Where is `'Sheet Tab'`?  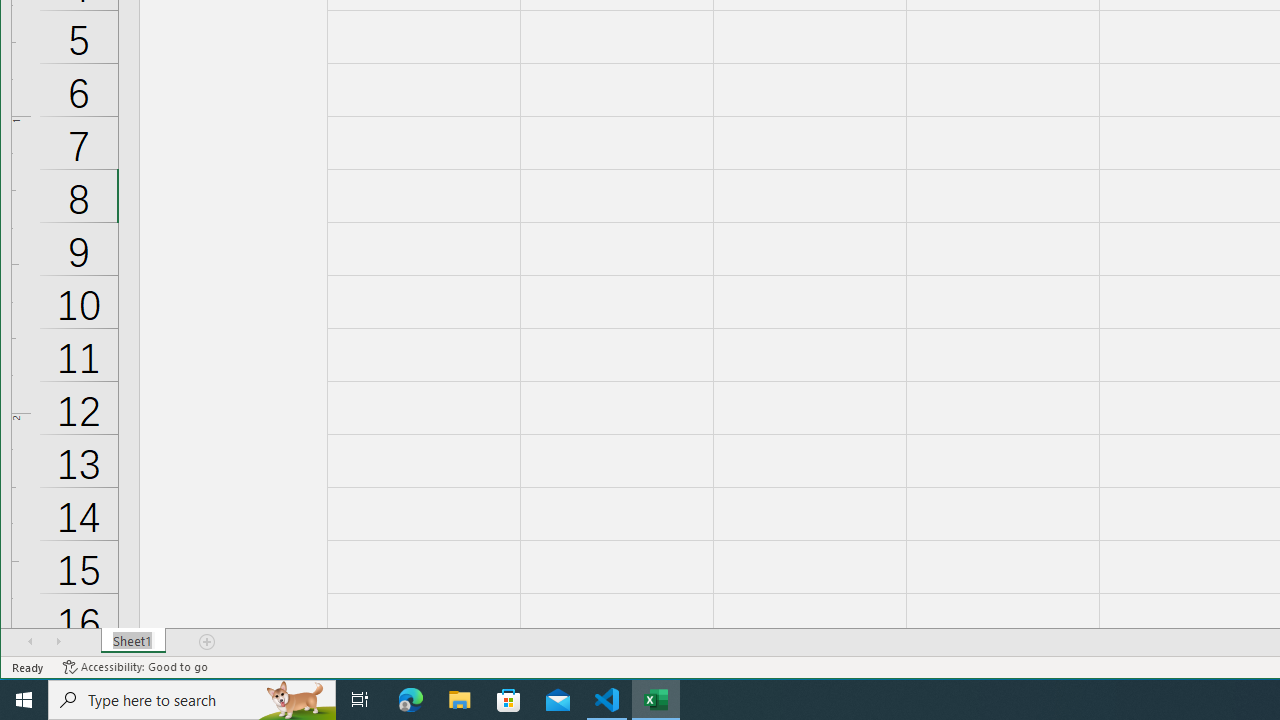
'Sheet Tab' is located at coordinates (132, 641).